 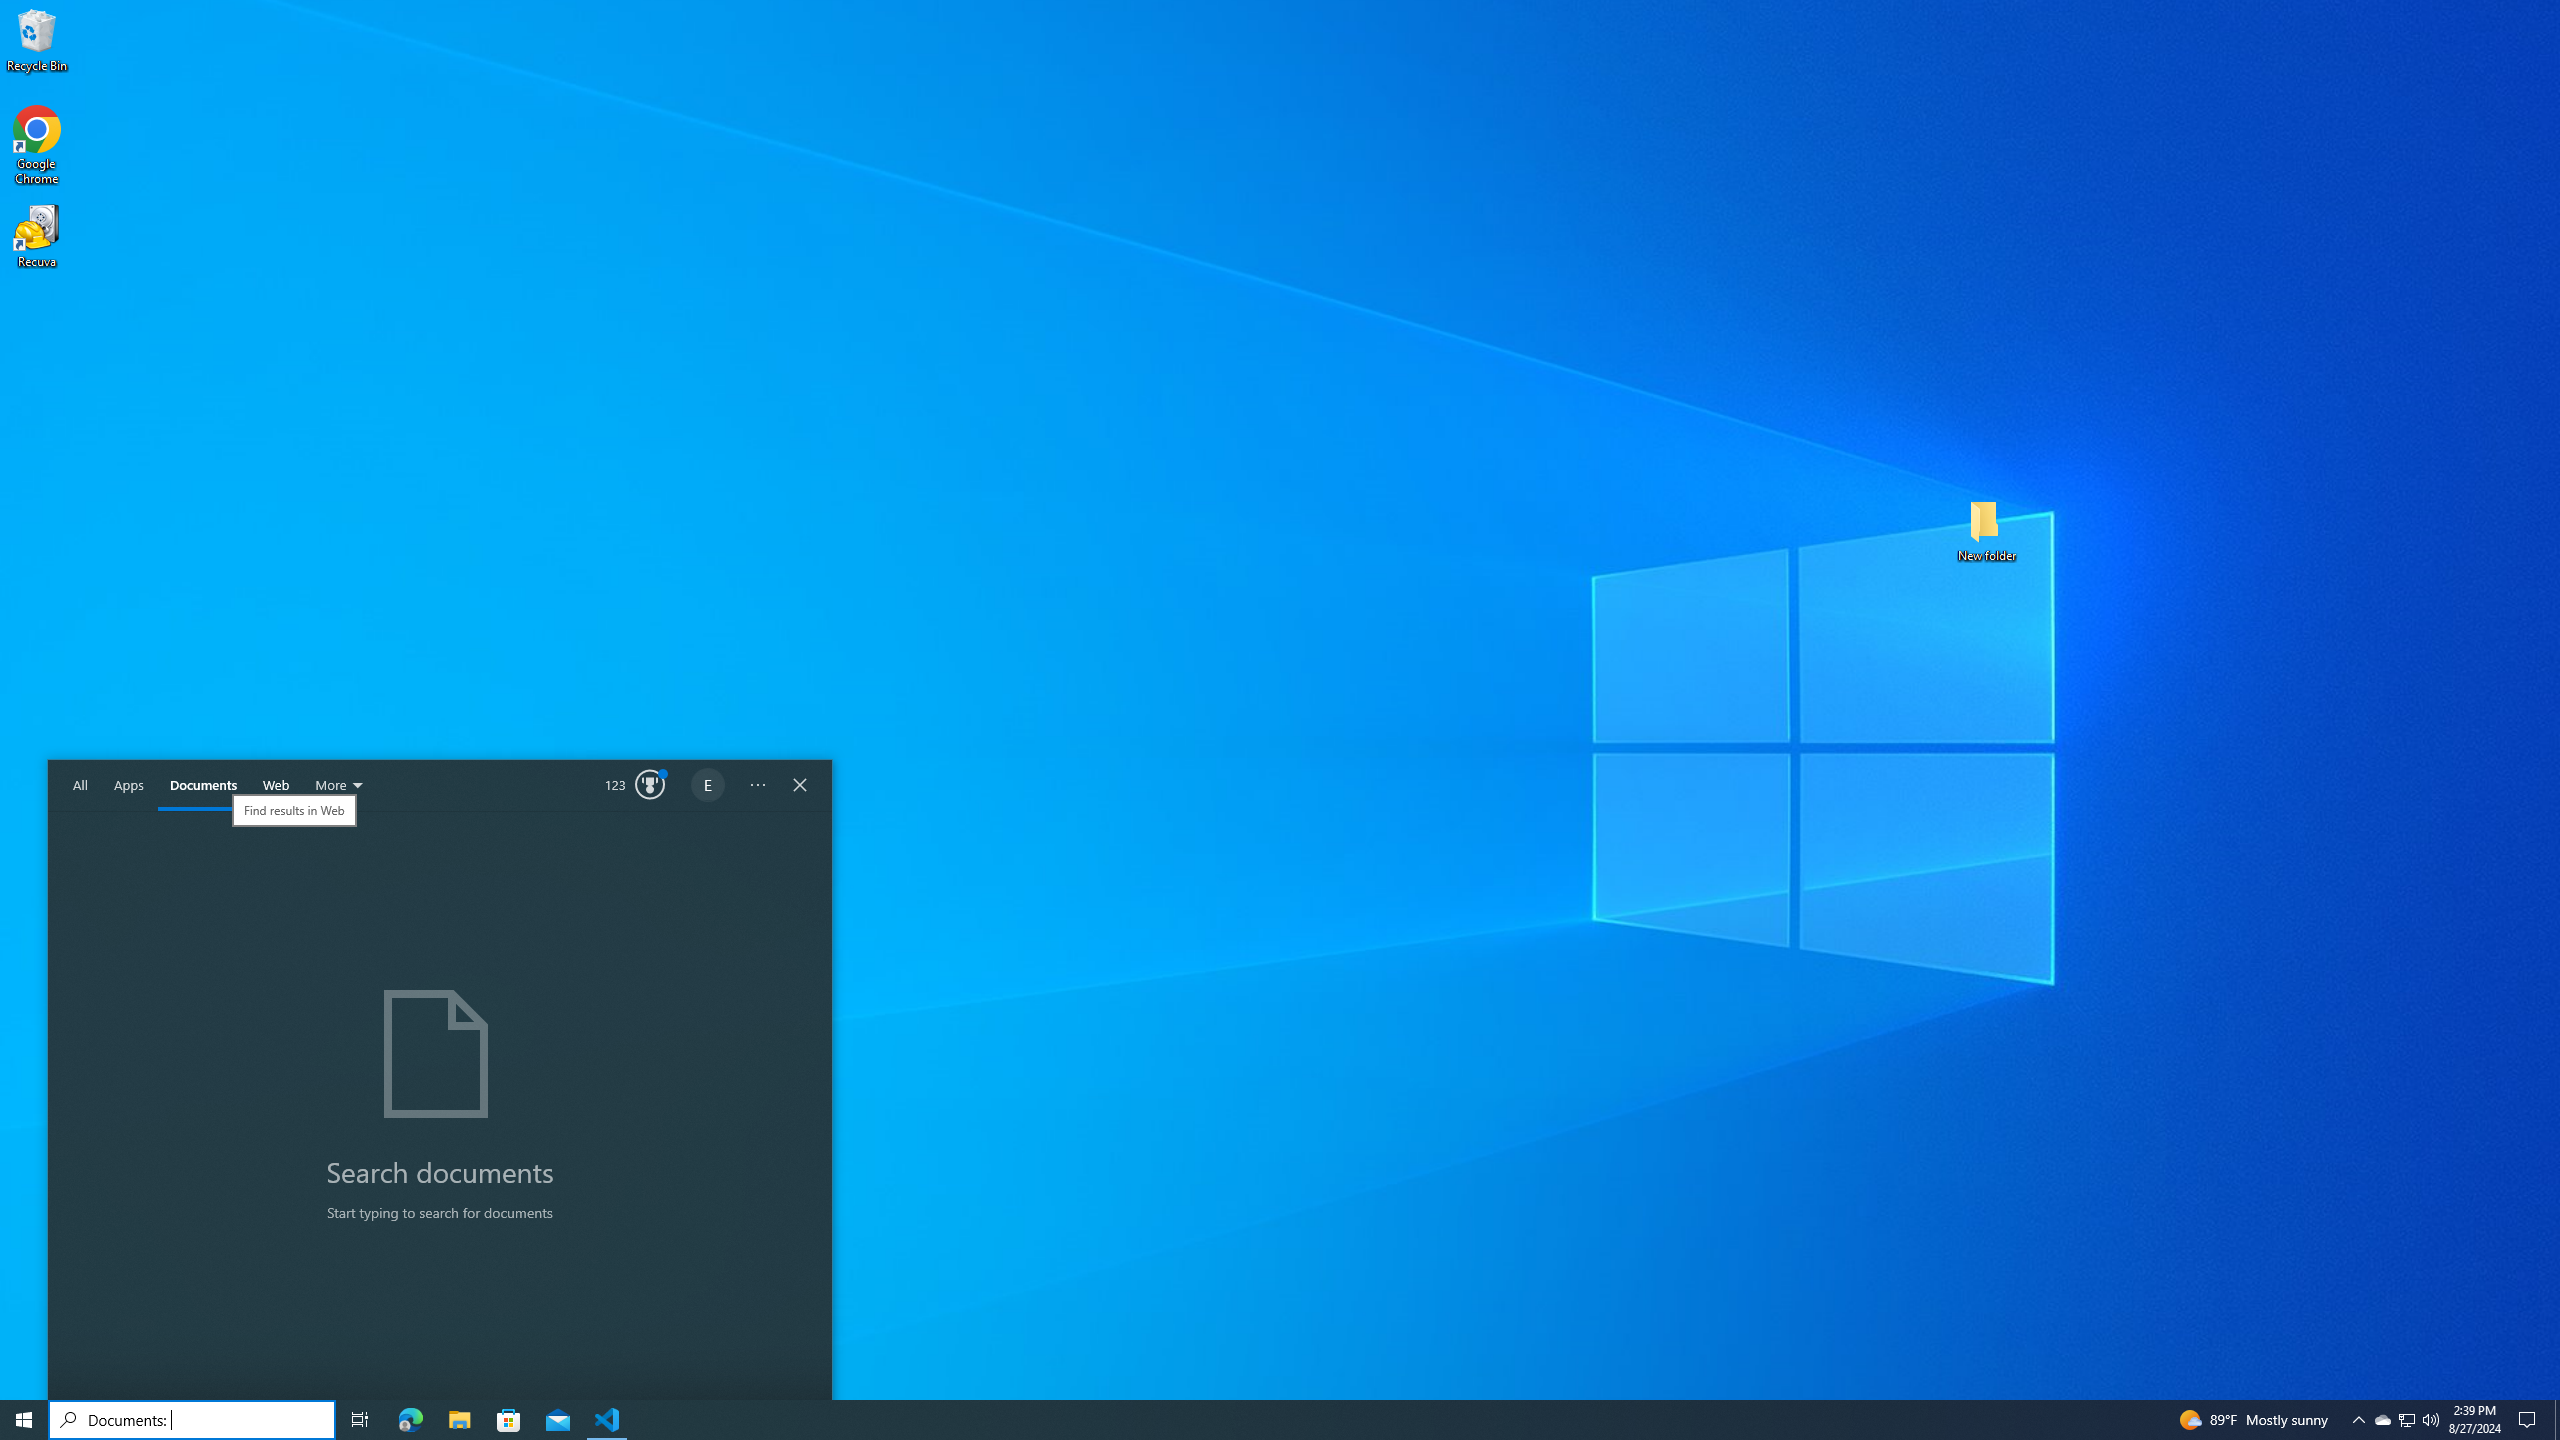 I want to click on 'Close Windows Search', so click(x=799, y=785).